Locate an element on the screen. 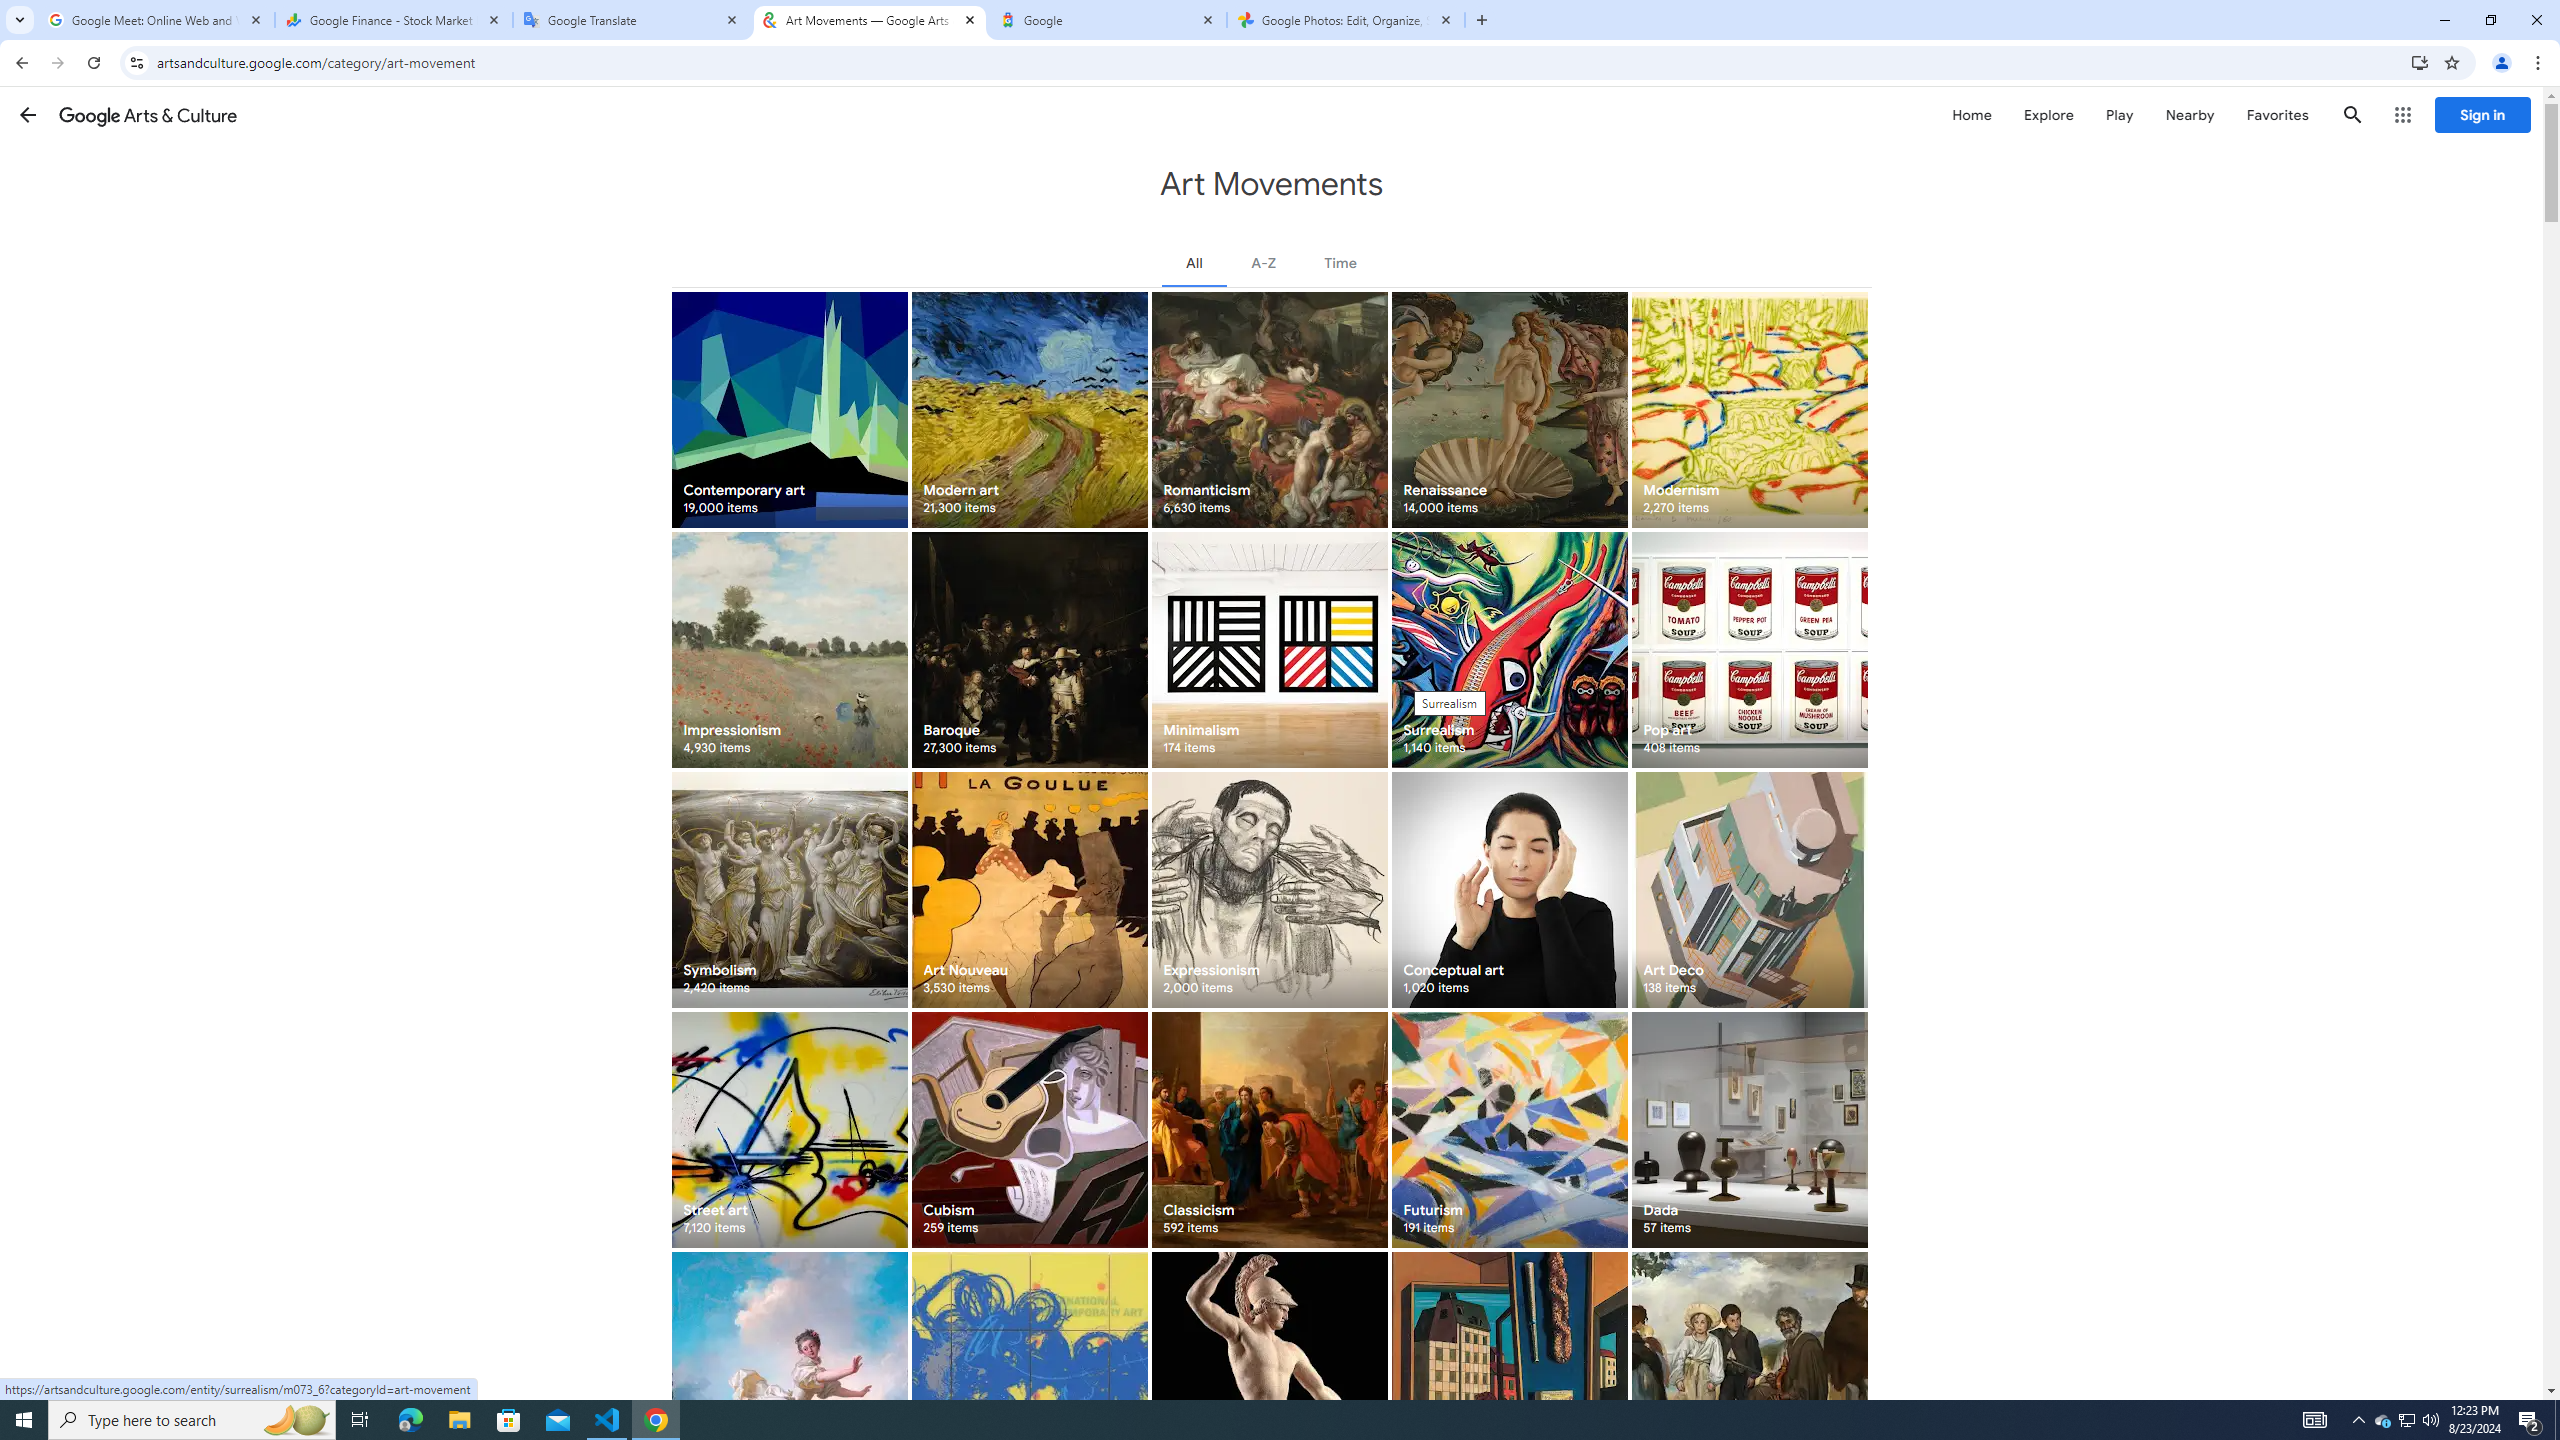  'Art Deco 138 items' is located at coordinates (1748, 888).